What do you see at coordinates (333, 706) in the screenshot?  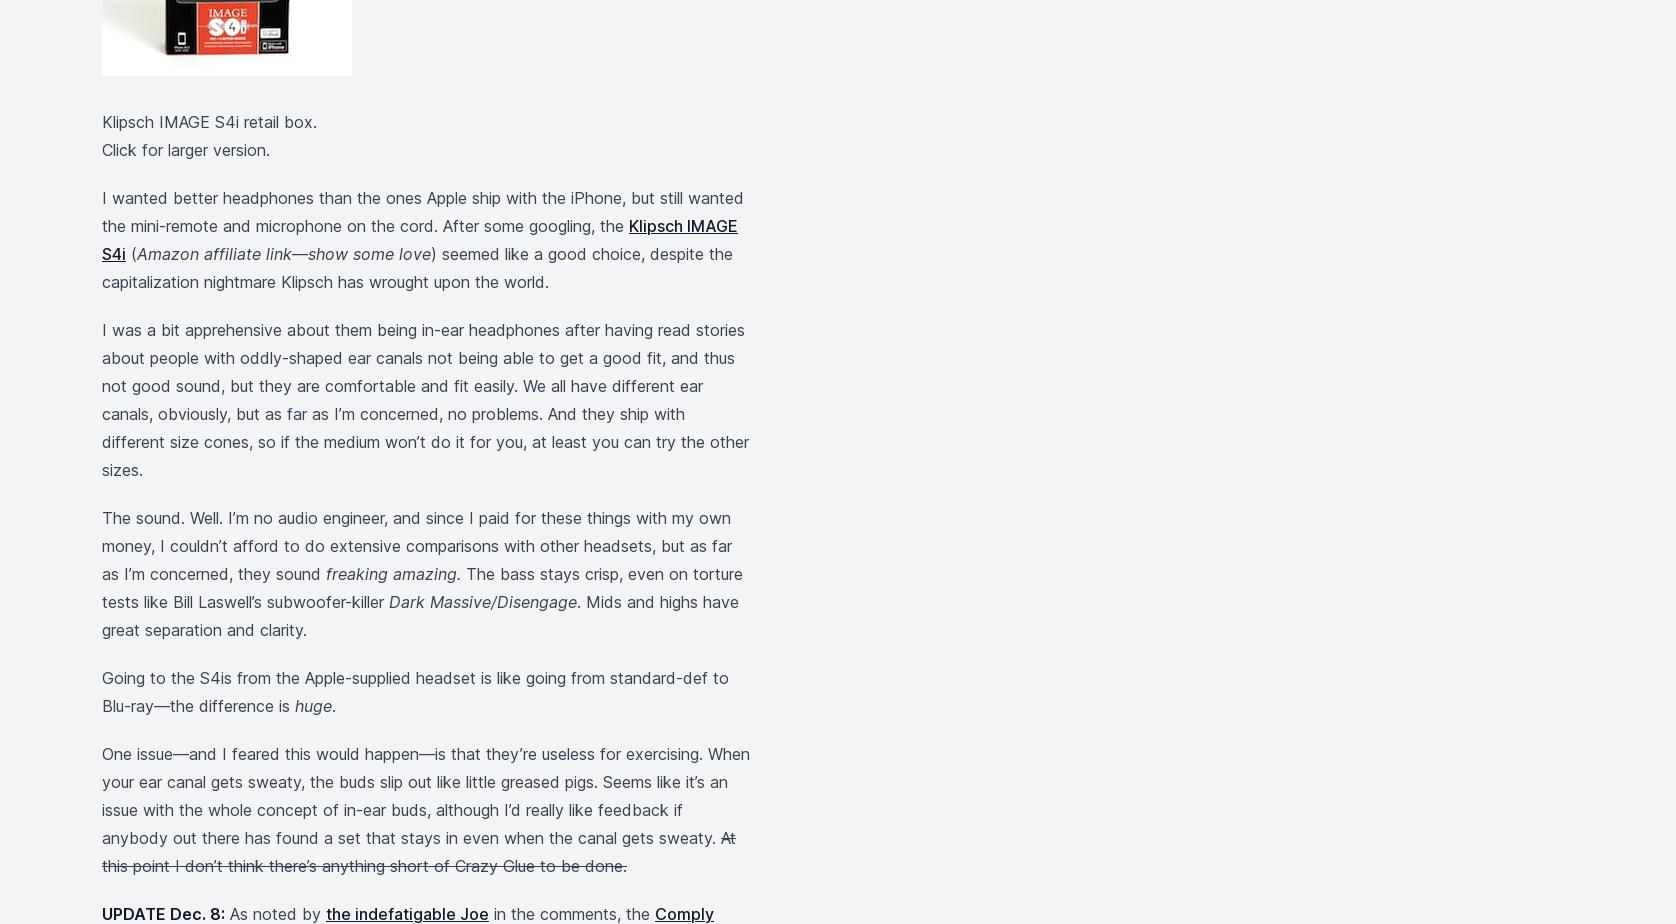 I see `'.'` at bounding box center [333, 706].